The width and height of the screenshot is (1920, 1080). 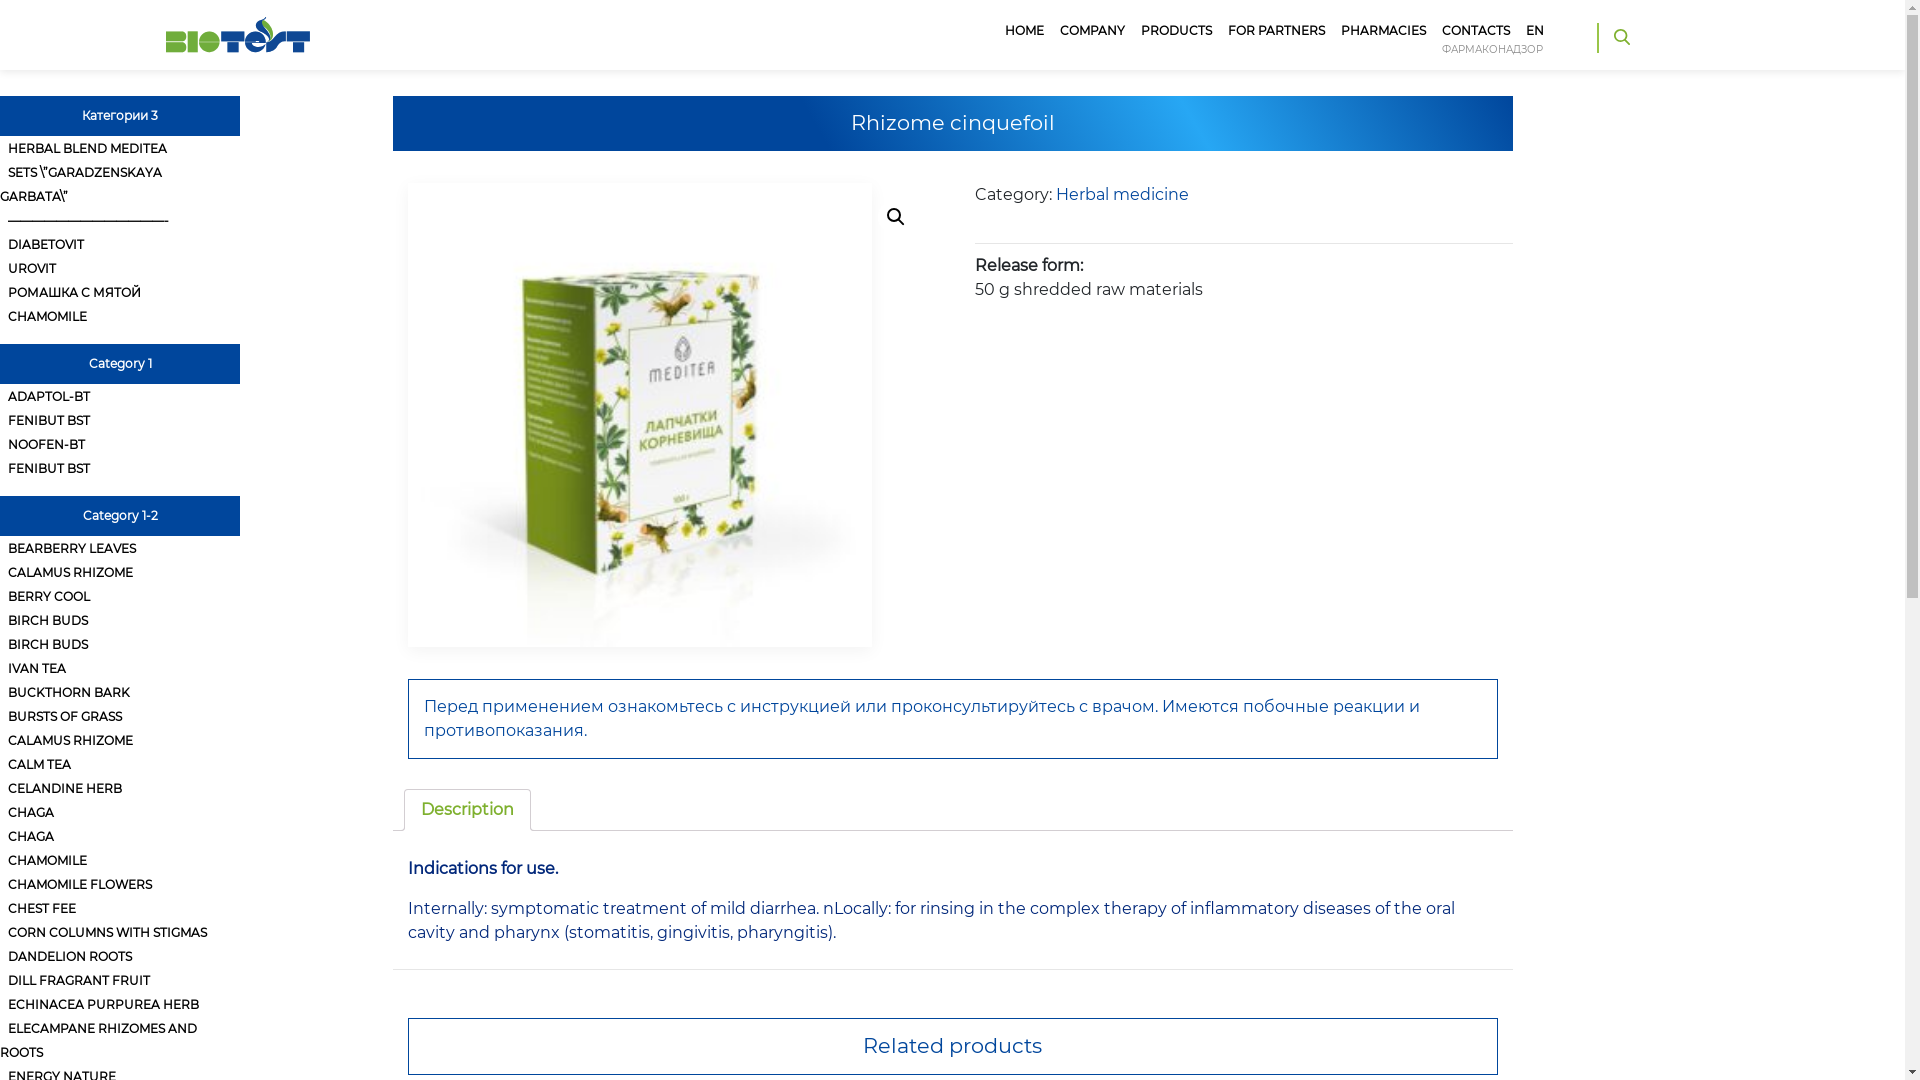 I want to click on 'NOOFEN-BT', so click(x=46, y=443).